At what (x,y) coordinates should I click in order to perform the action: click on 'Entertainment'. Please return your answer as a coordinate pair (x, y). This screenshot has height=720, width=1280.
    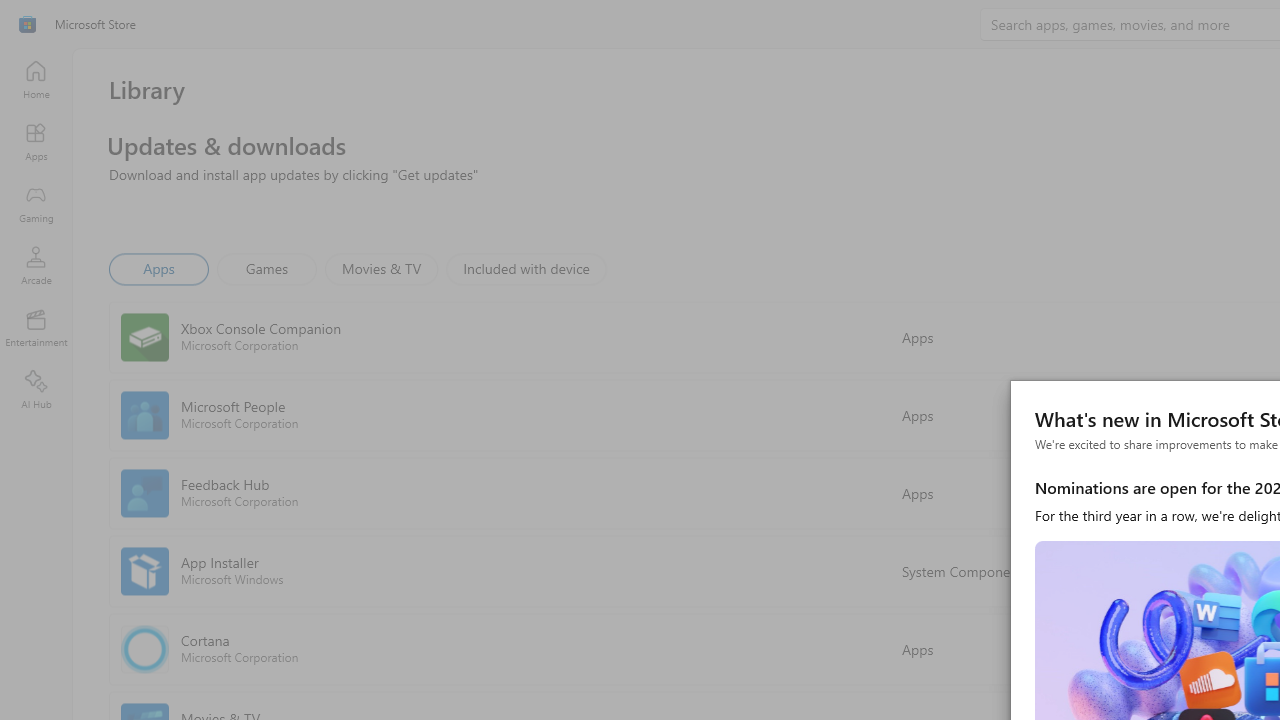
    Looking at the image, I should click on (35, 326).